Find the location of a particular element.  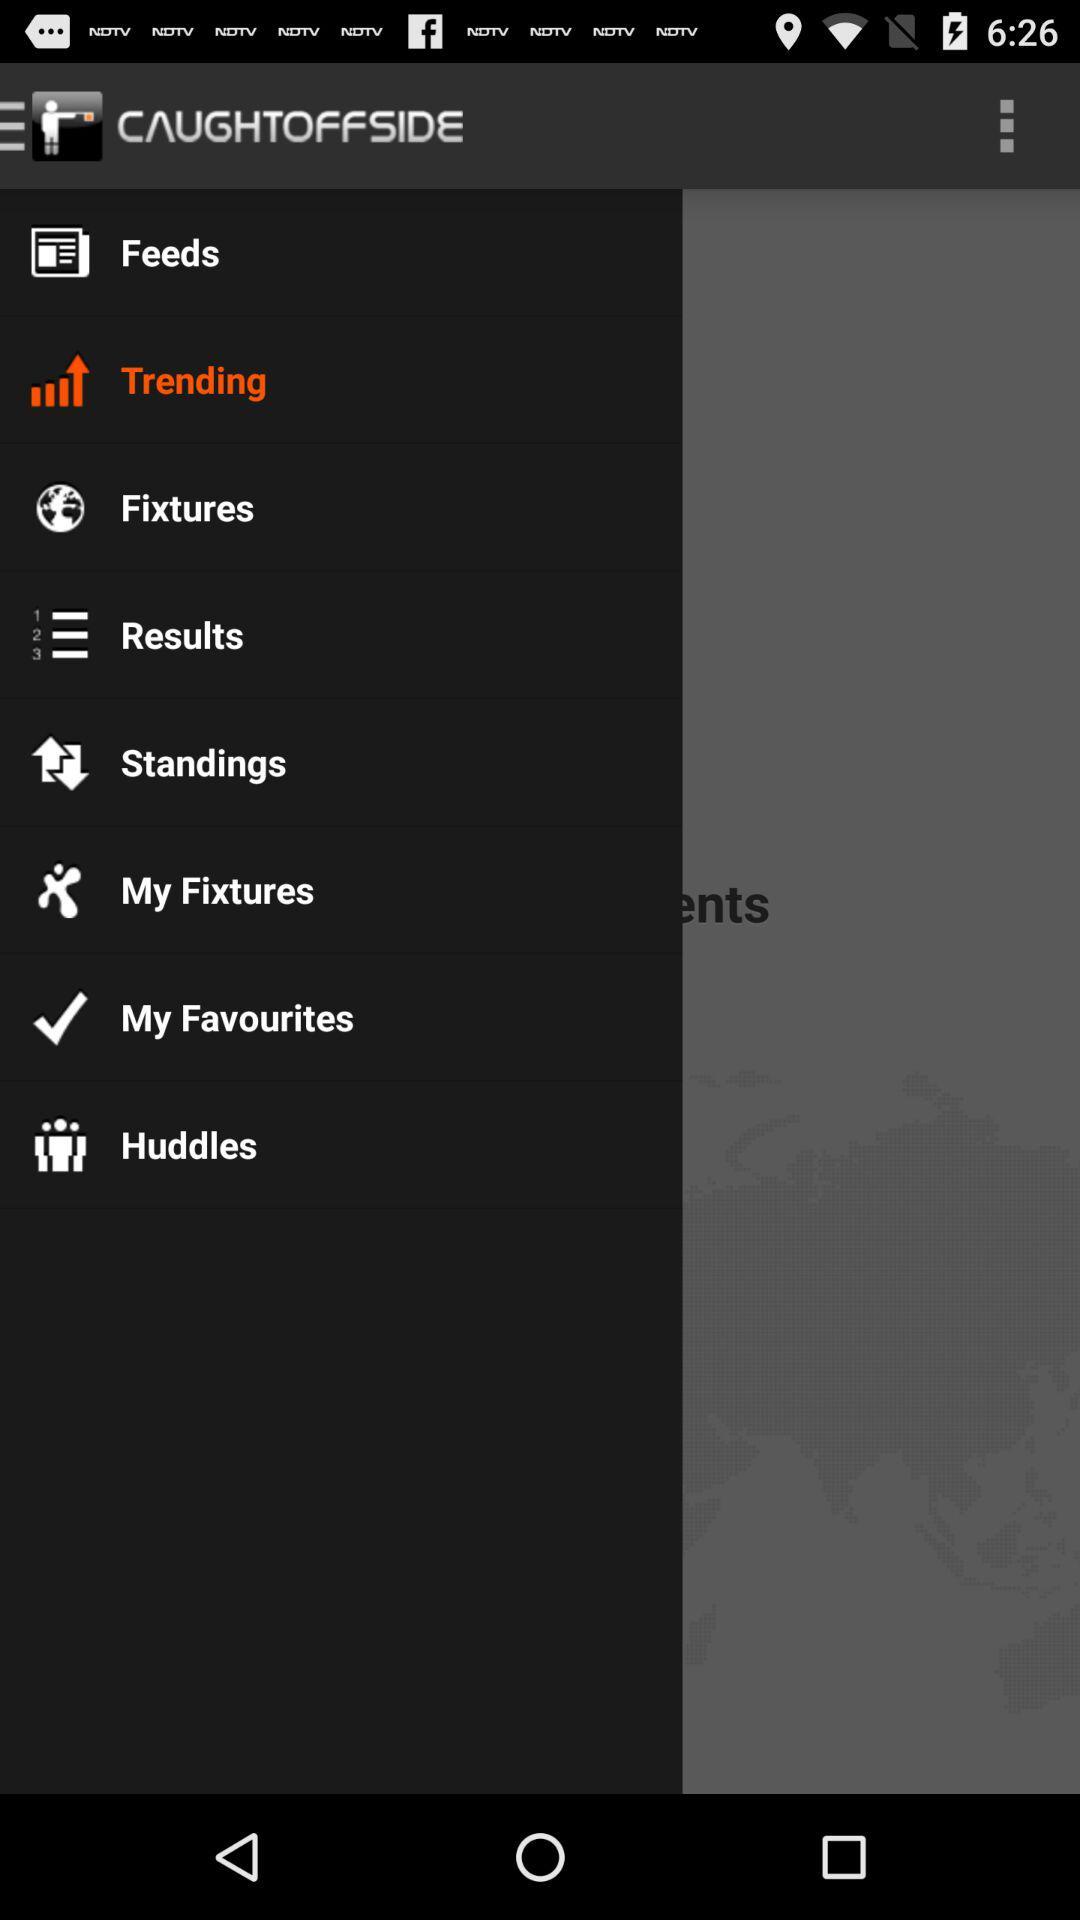

icon below no trending events item is located at coordinates (221, 1017).